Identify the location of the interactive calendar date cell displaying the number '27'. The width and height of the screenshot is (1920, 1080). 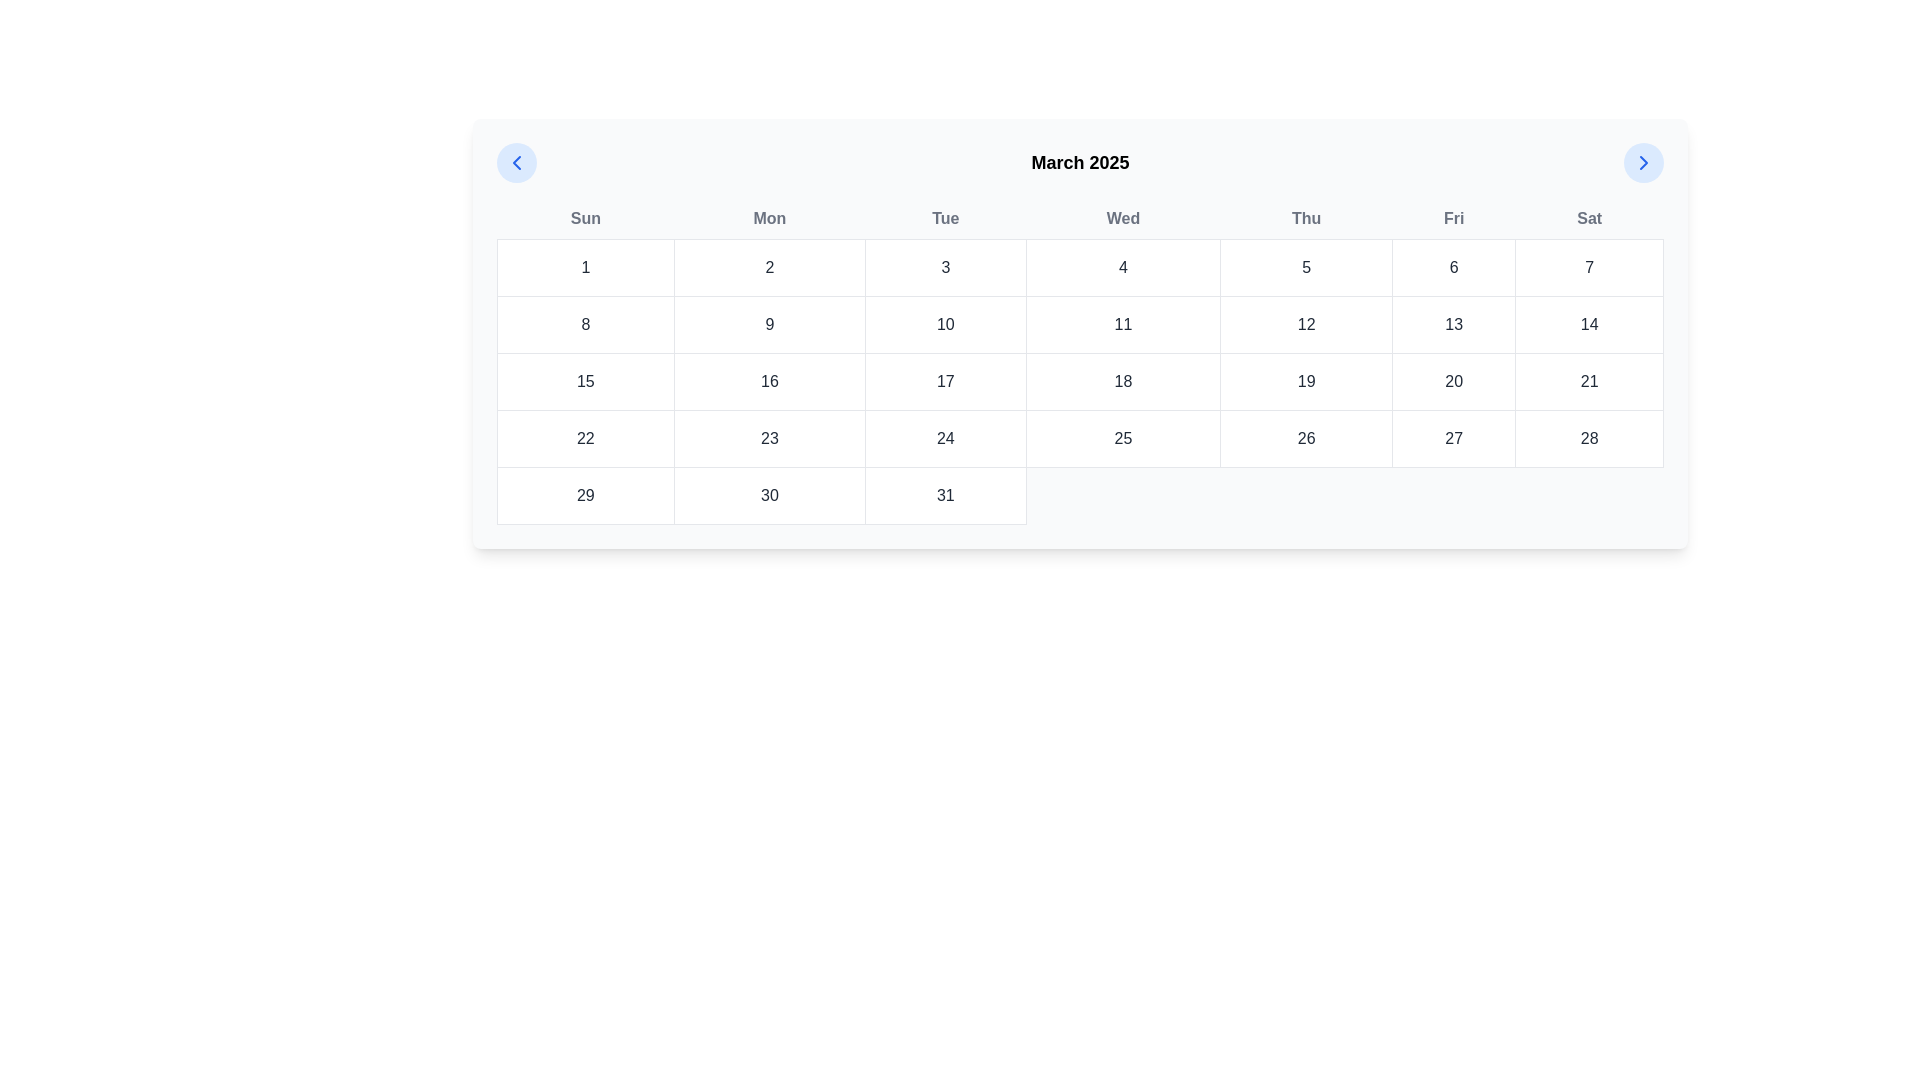
(1454, 438).